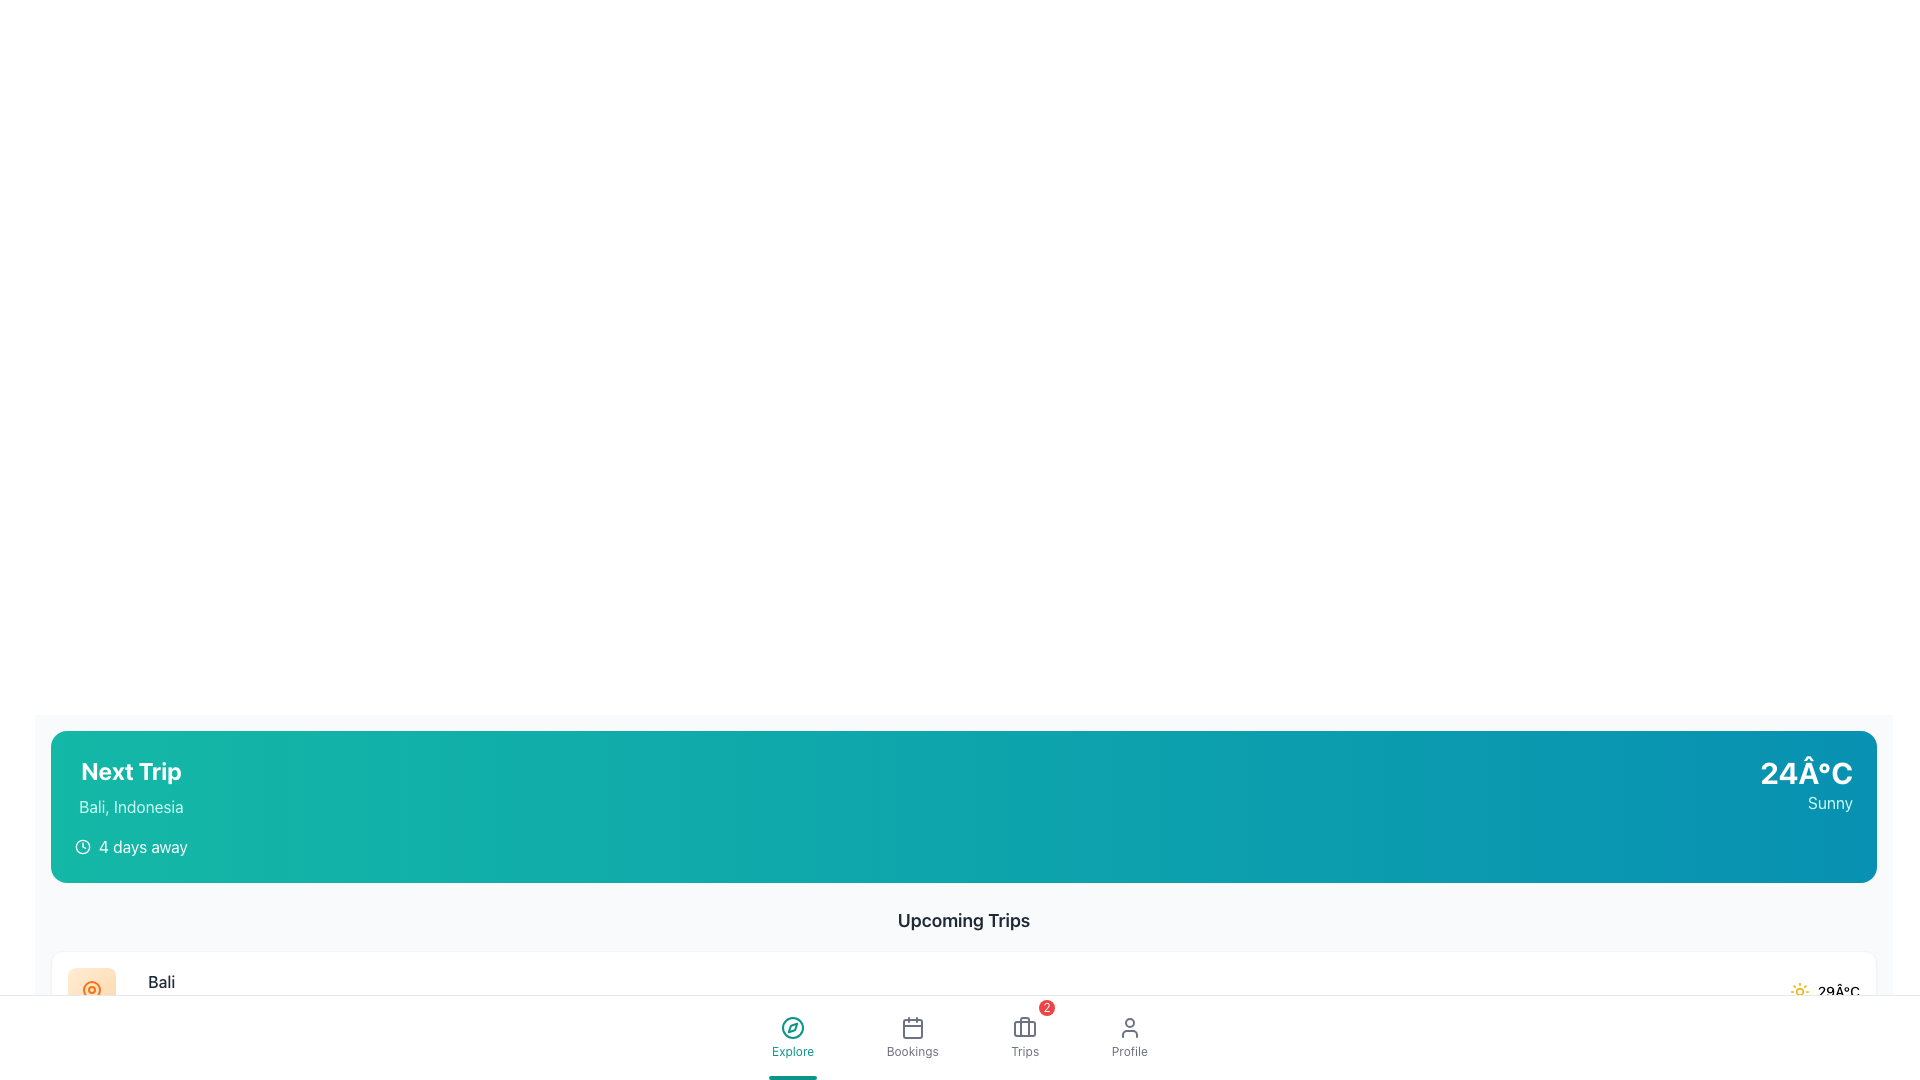  I want to click on the 'Explore' navigation button, which features a compass icon and teal text, so click(792, 1036).